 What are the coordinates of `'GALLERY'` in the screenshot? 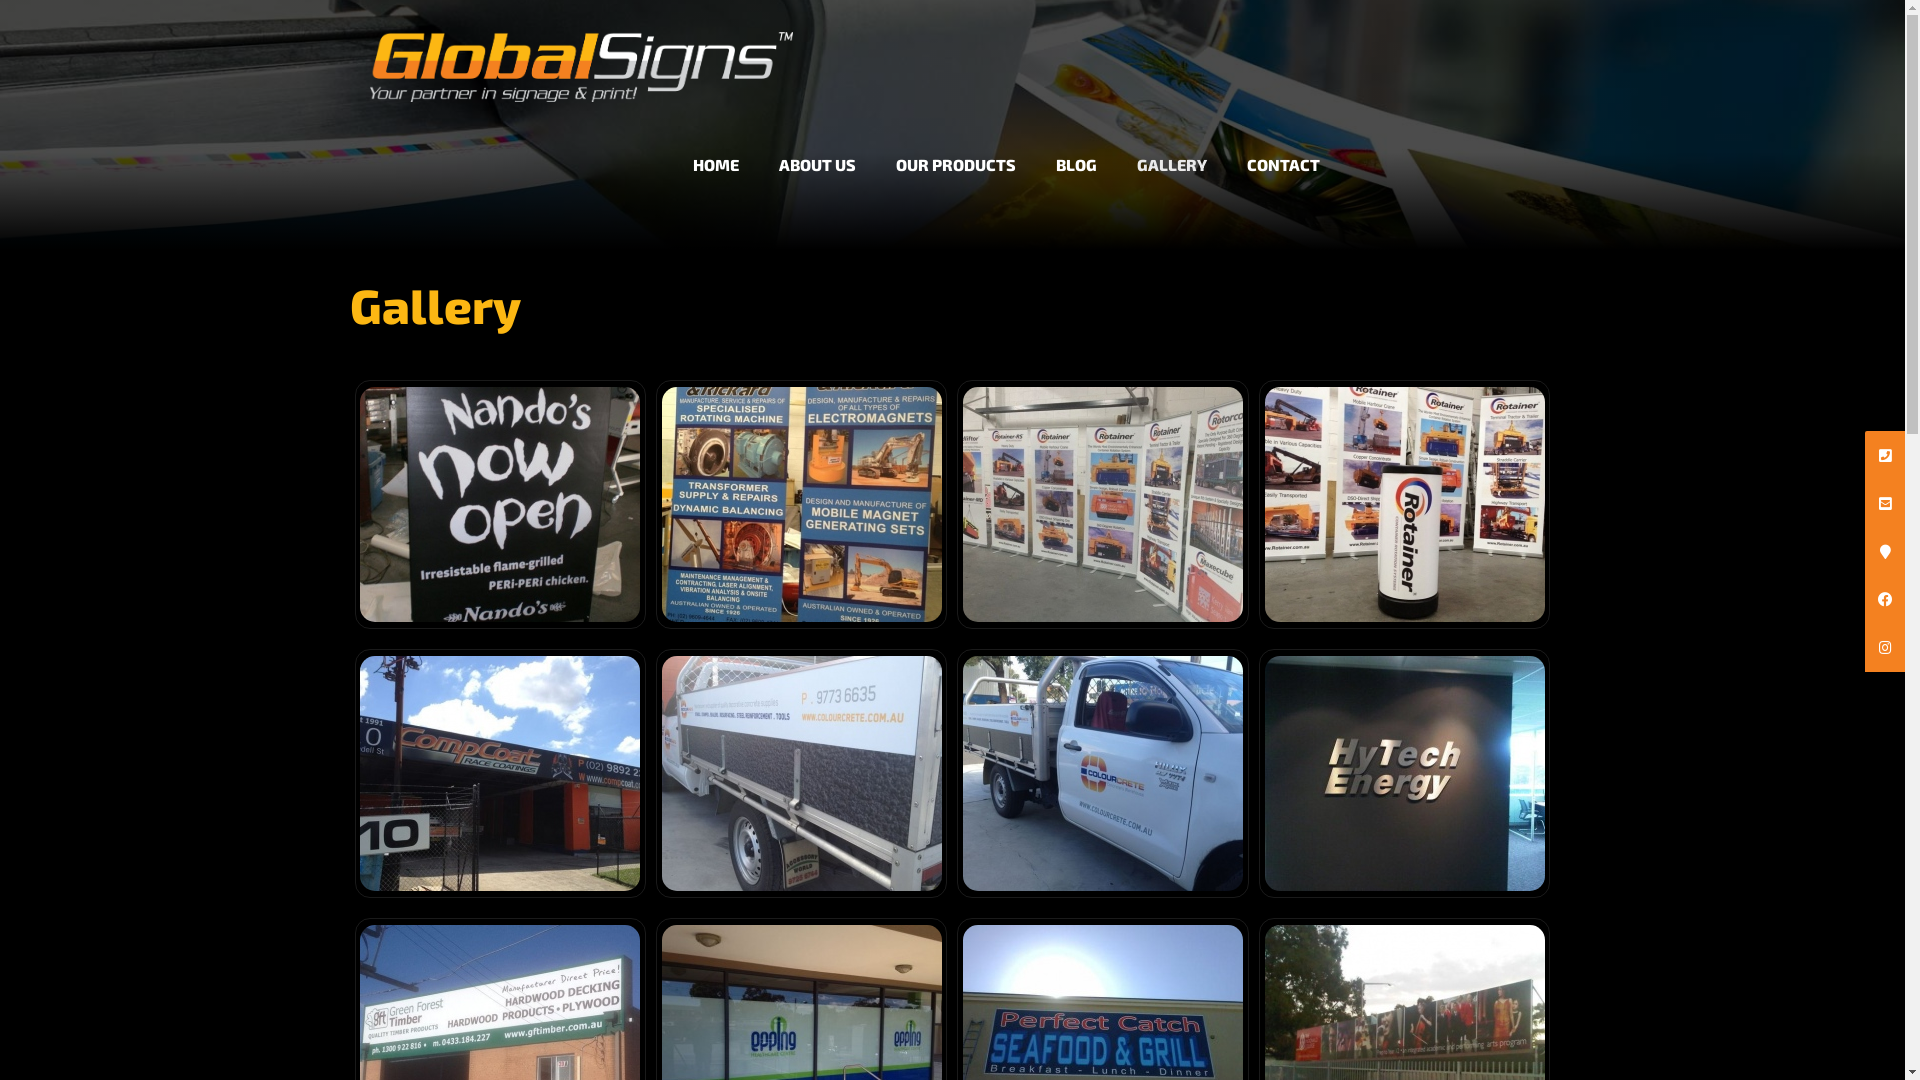 It's located at (1171, 146).